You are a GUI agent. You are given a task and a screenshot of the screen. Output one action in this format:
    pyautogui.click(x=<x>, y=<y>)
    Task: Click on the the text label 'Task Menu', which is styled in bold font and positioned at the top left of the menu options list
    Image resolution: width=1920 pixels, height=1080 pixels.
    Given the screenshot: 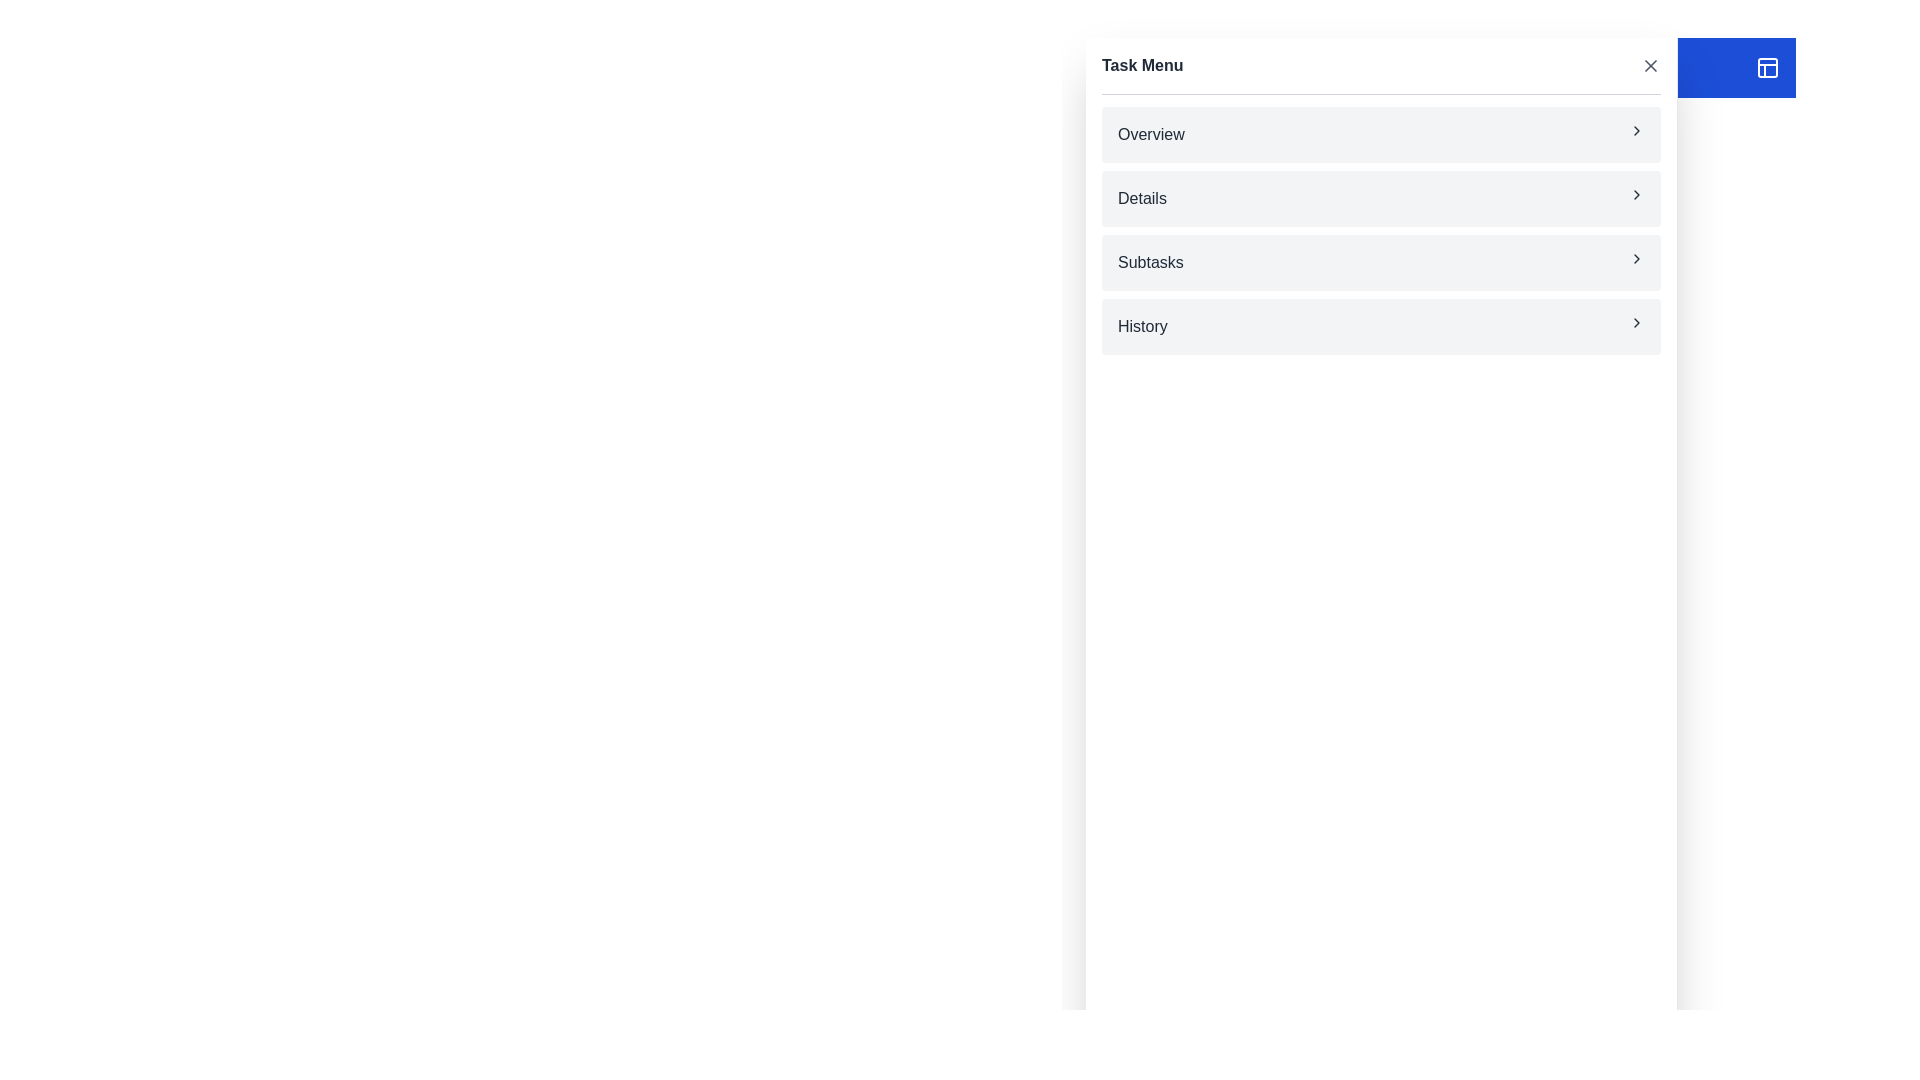 What is the action you would take?
    pyautogui.click(x=1142, y=64)
    